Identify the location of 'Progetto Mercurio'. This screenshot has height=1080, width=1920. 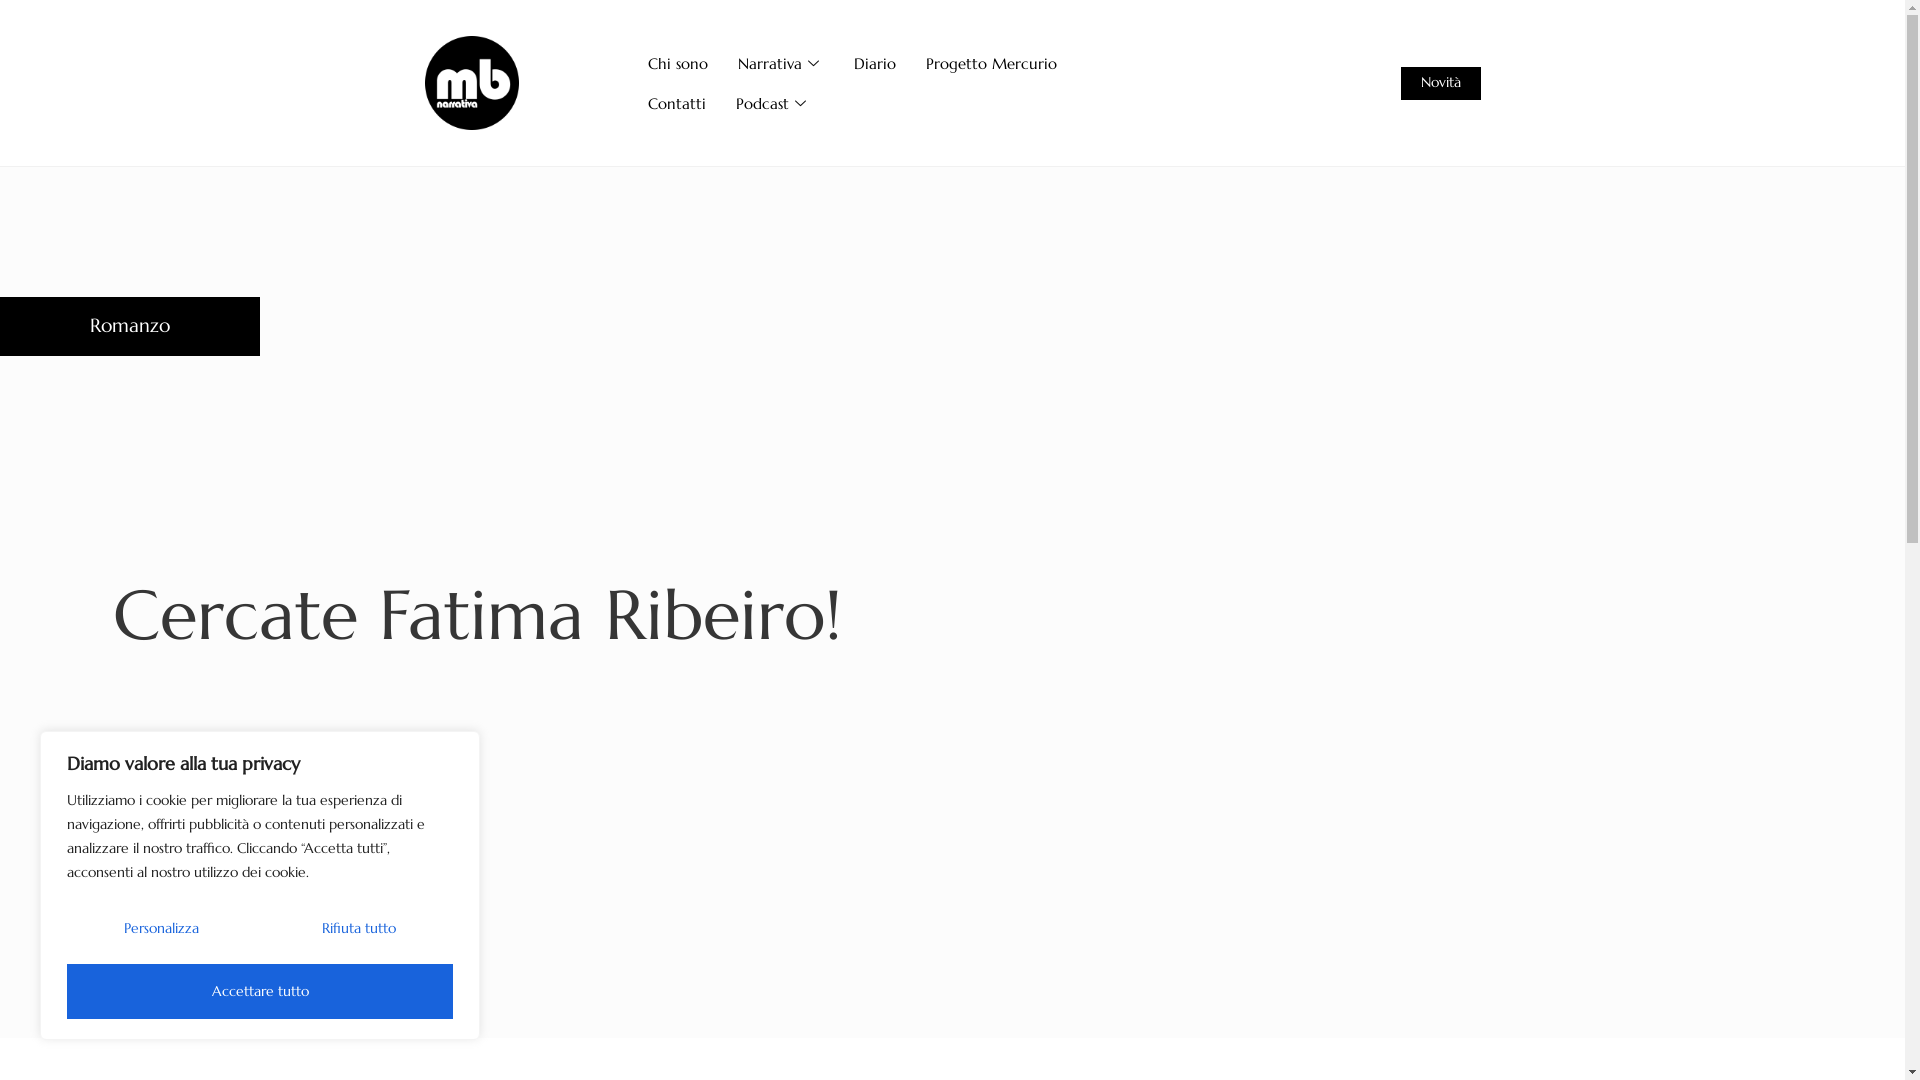
(991, 61).